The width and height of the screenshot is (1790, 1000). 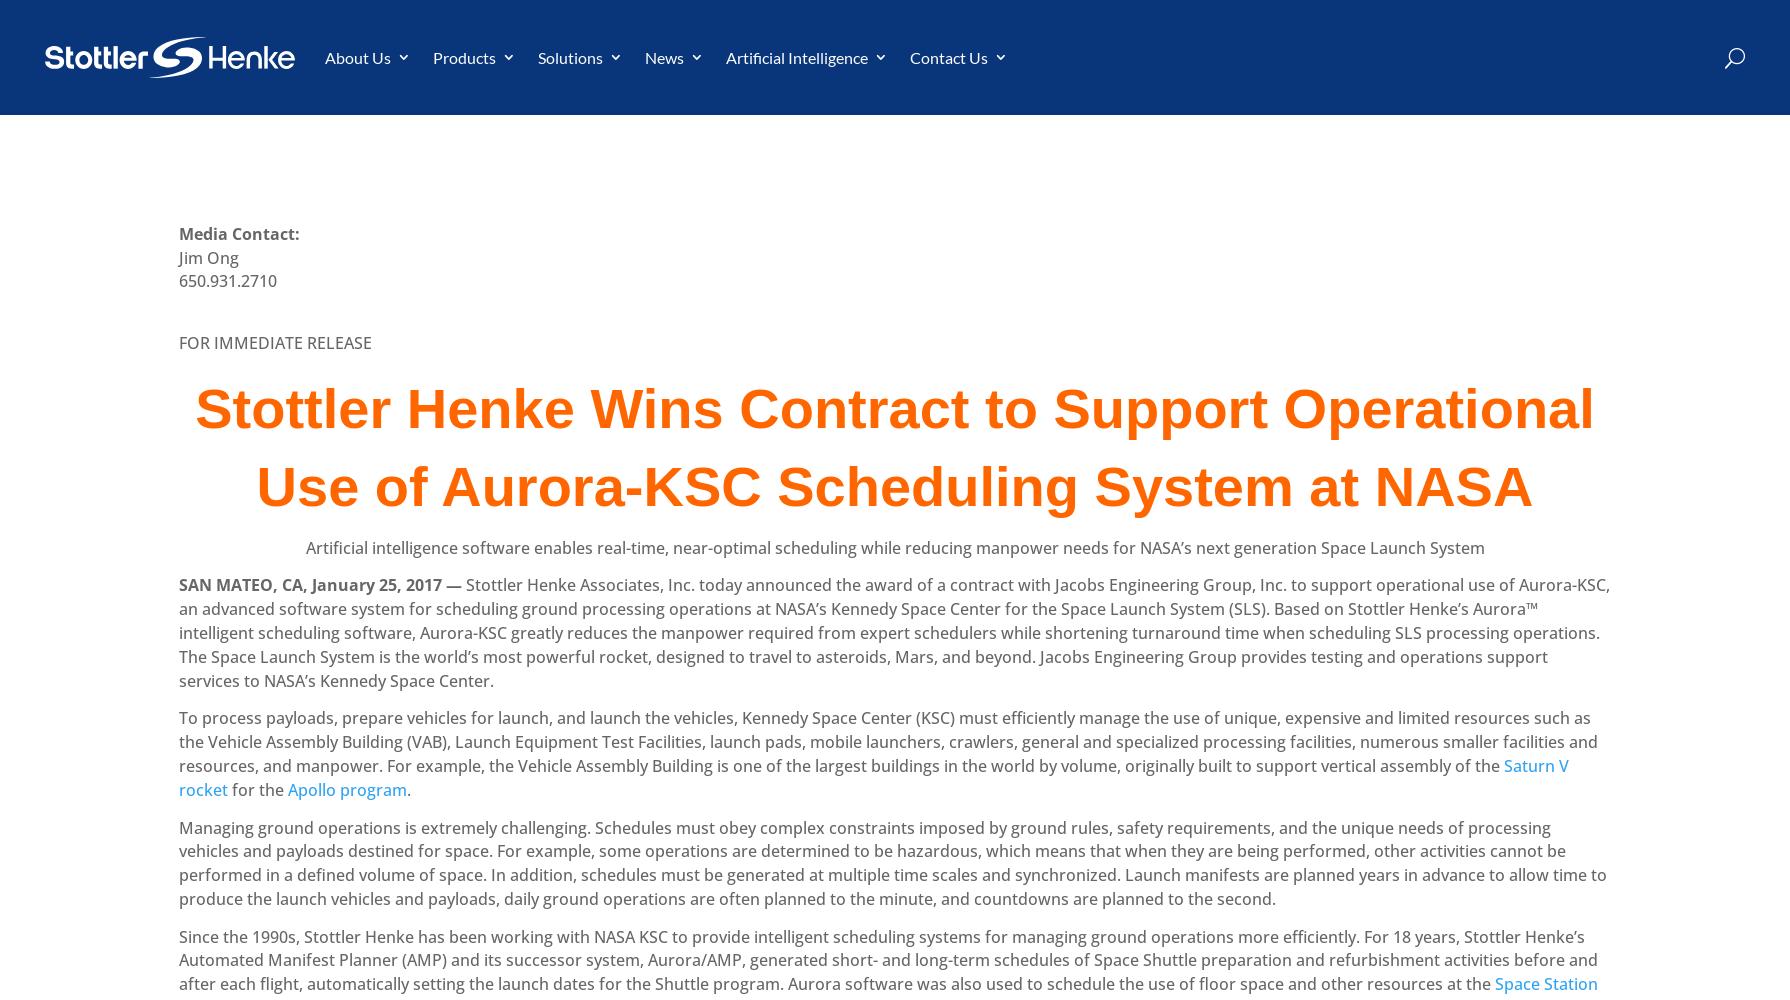 What do you see at coordinates (564, 163) in the screenshot?
I see `'Decision  Support'` at bounding box center [564, 163].